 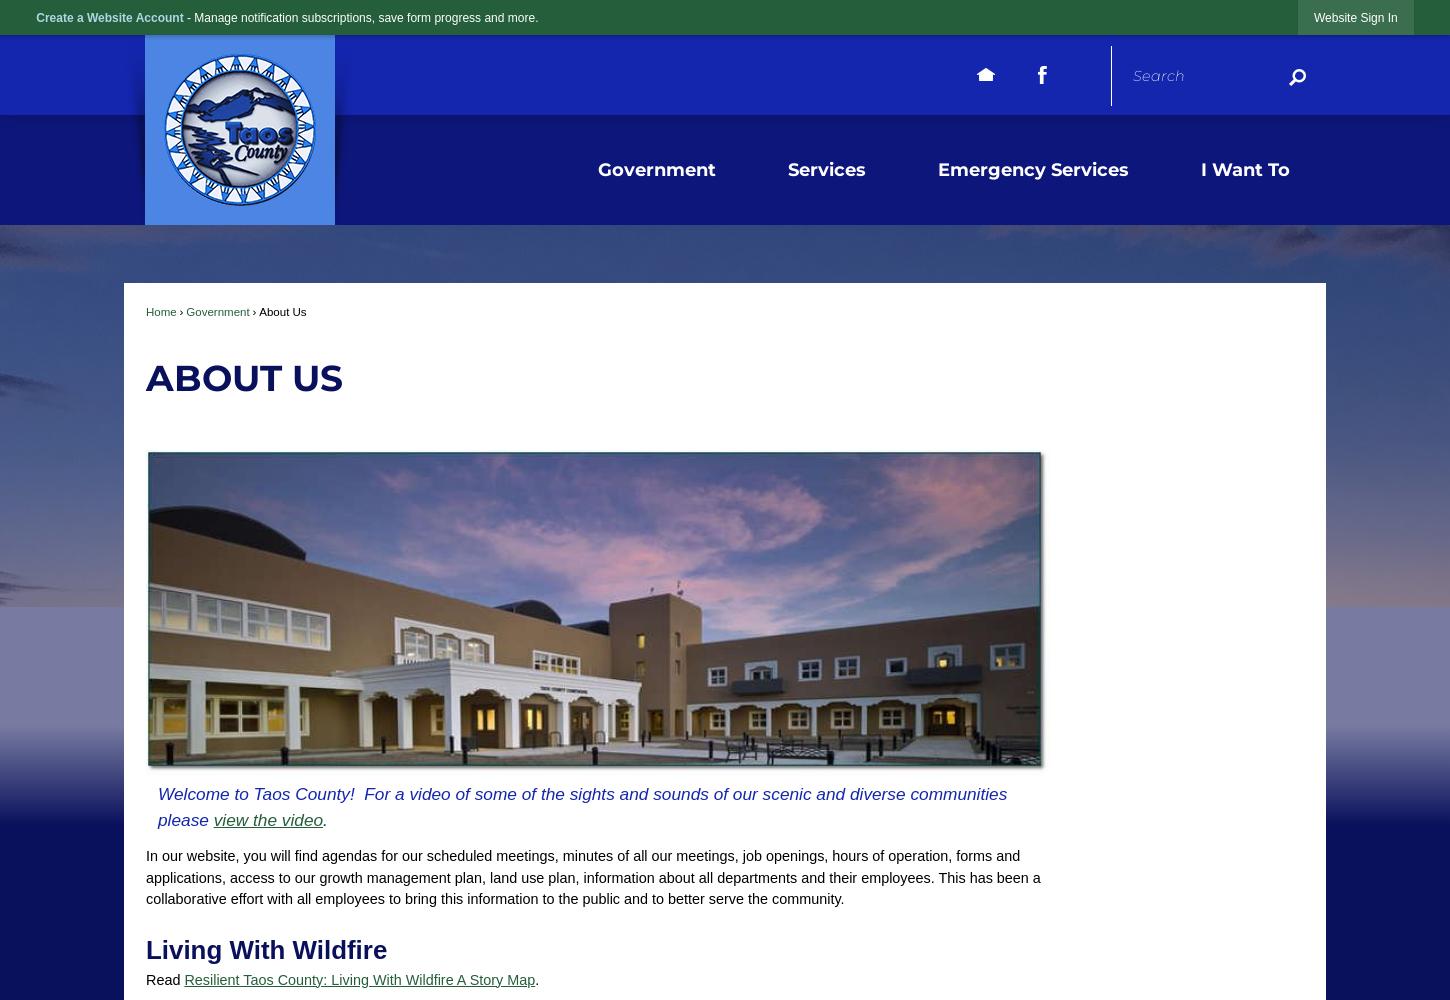 I want to click on '- Manage notification subscriptions, save form progress and more.', so click(x=185, y=18).